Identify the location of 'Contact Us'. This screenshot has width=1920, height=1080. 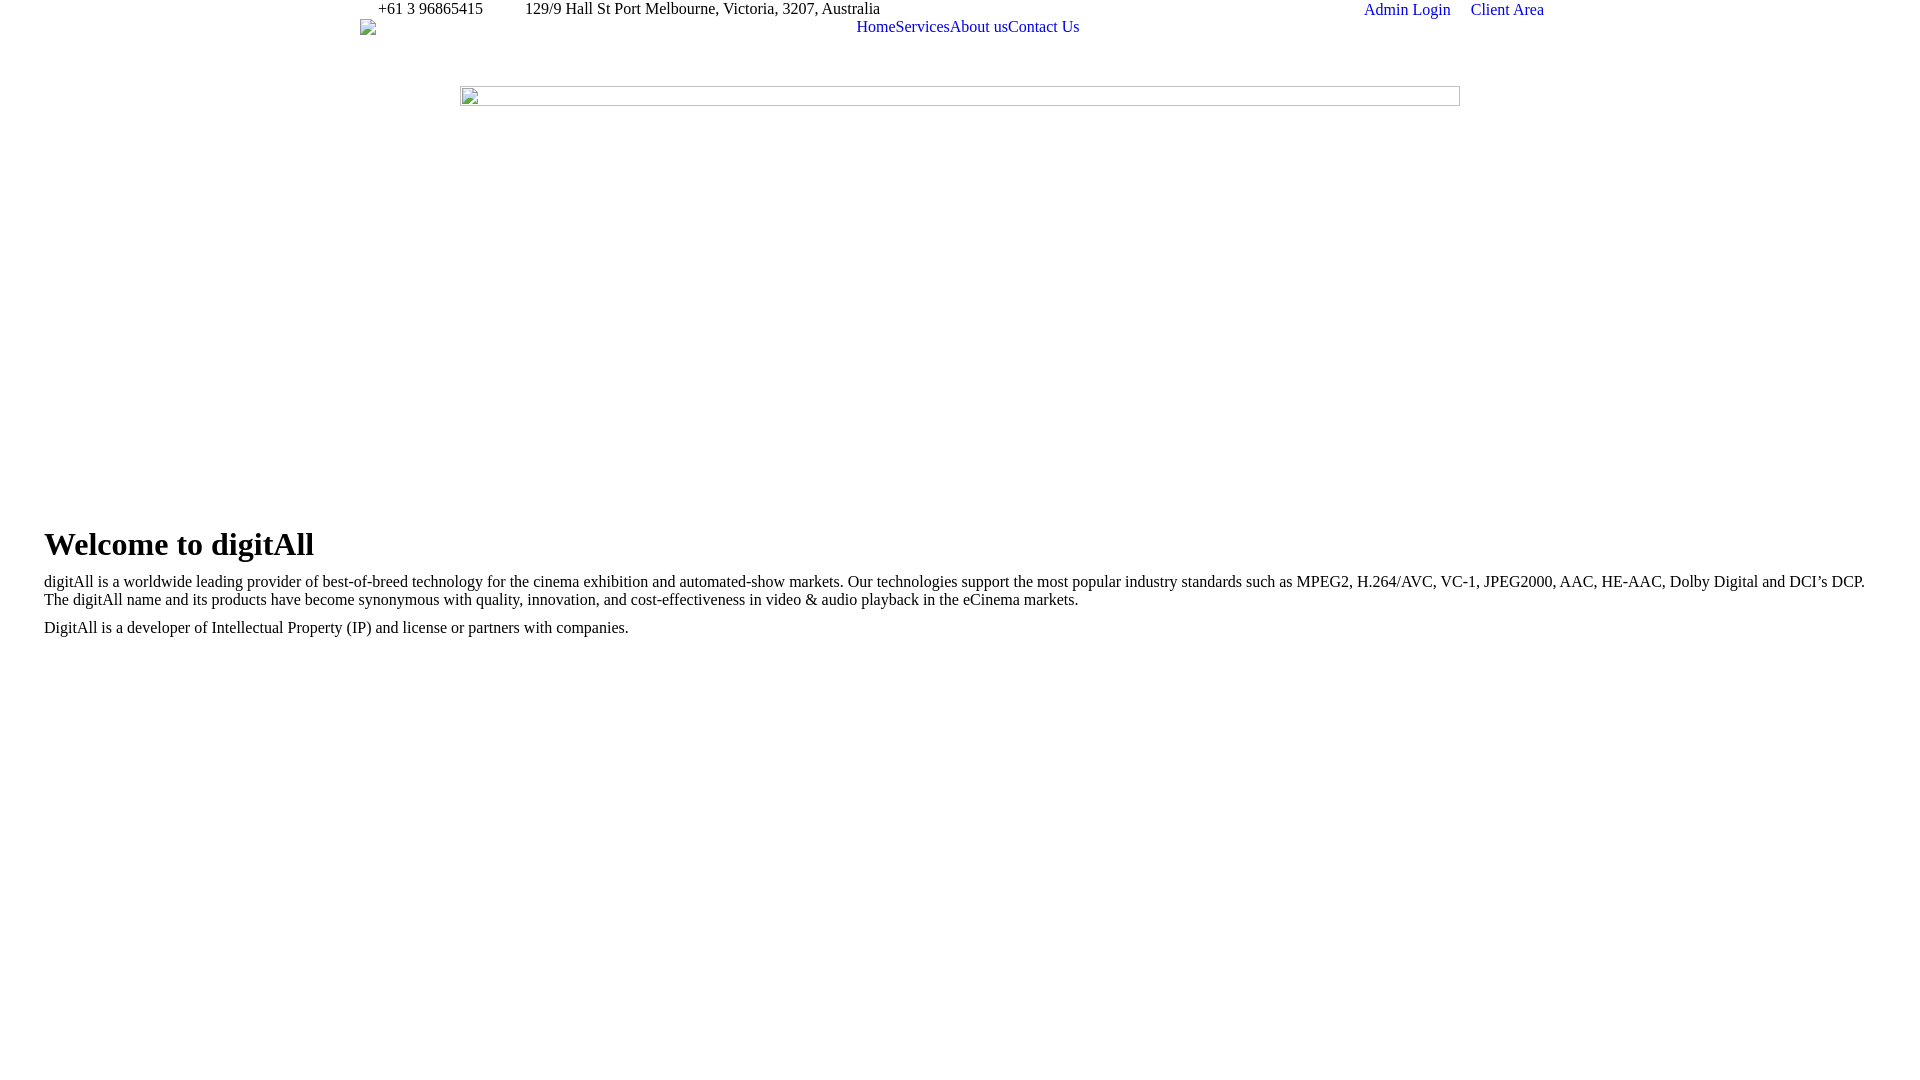
(1008, 27).